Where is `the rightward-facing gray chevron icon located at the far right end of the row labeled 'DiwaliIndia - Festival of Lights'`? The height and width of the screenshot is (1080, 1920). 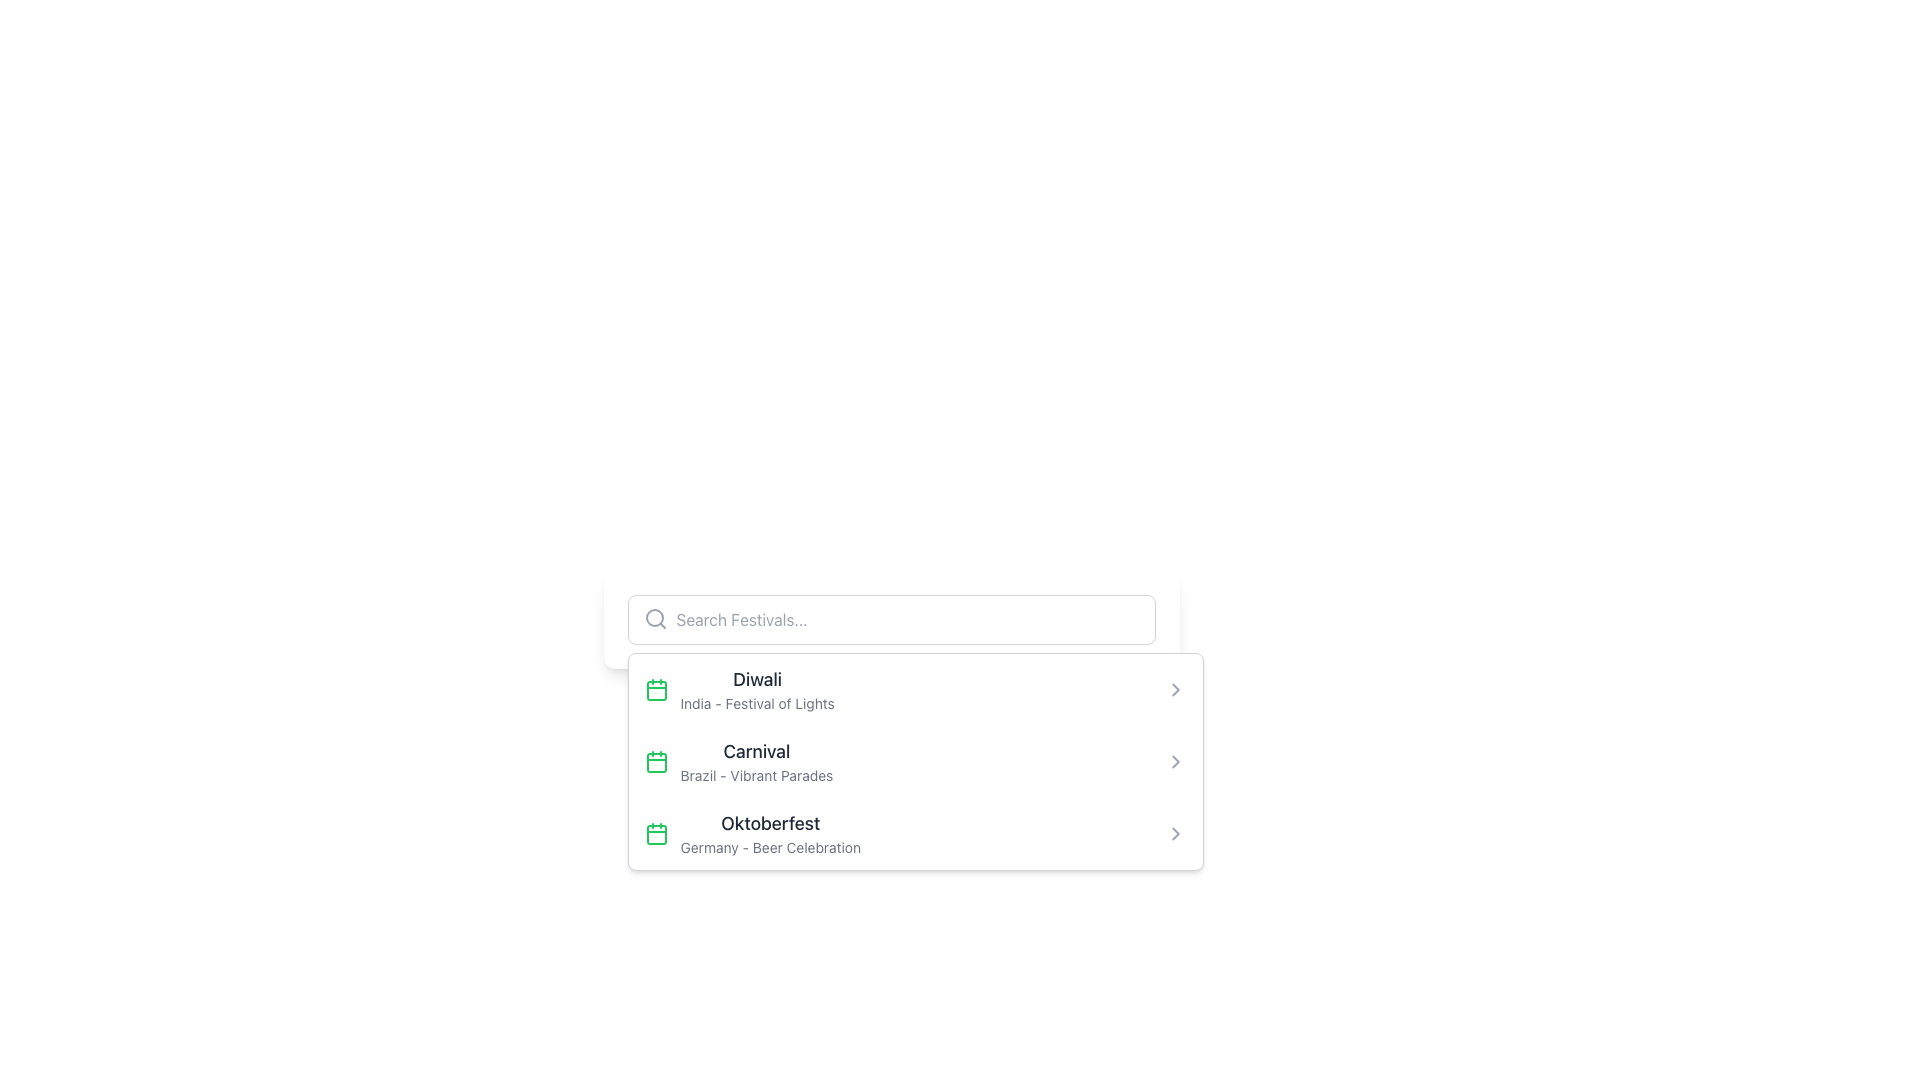 the rightward-facing gray chevron icon located at the far right end of the row labeled 'DiwaliIndia - Festival of Lights' is located at coordinates (1175, 689).